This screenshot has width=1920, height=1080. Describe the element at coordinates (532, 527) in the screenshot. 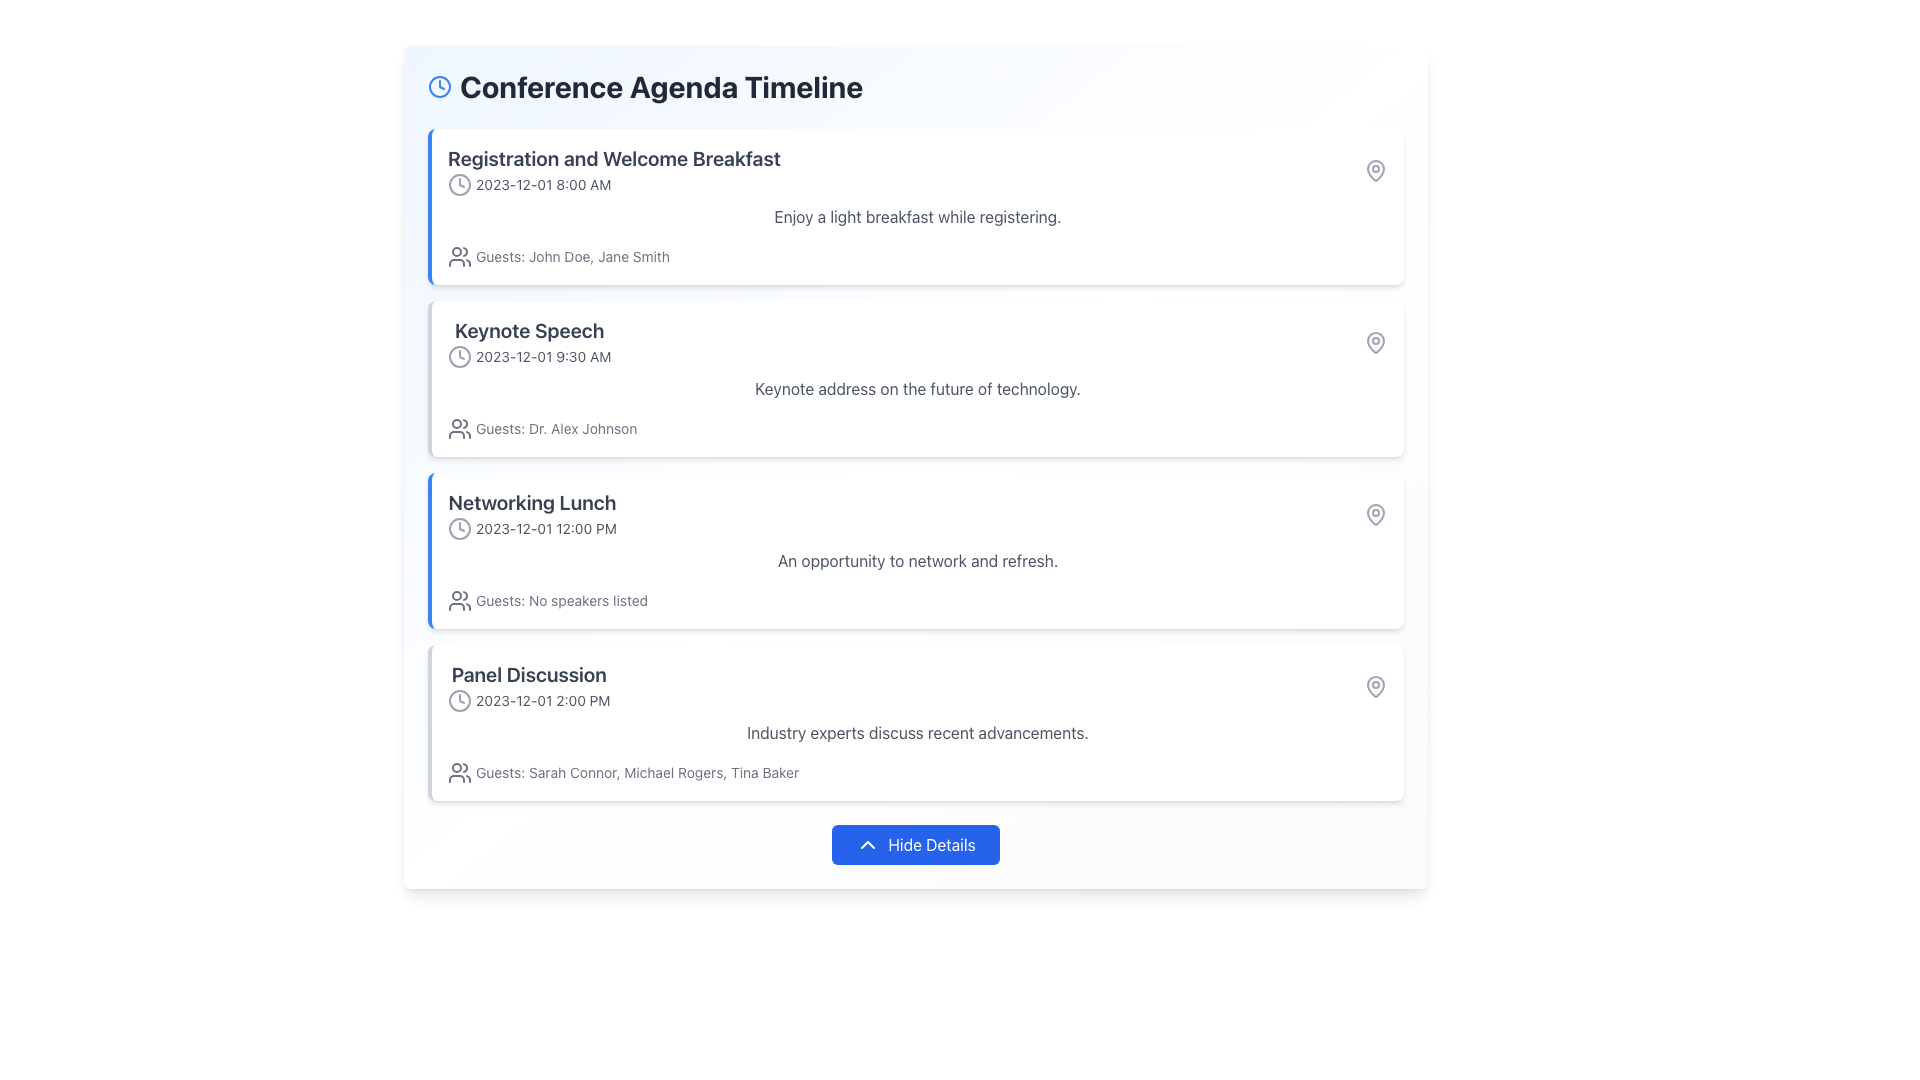

I see `time information displayed in the timestamp format '2023-12-01 12:00 PM' located under the title 'Networking Lunch' to the right of the clock icon in the third card of the events list` at that location.